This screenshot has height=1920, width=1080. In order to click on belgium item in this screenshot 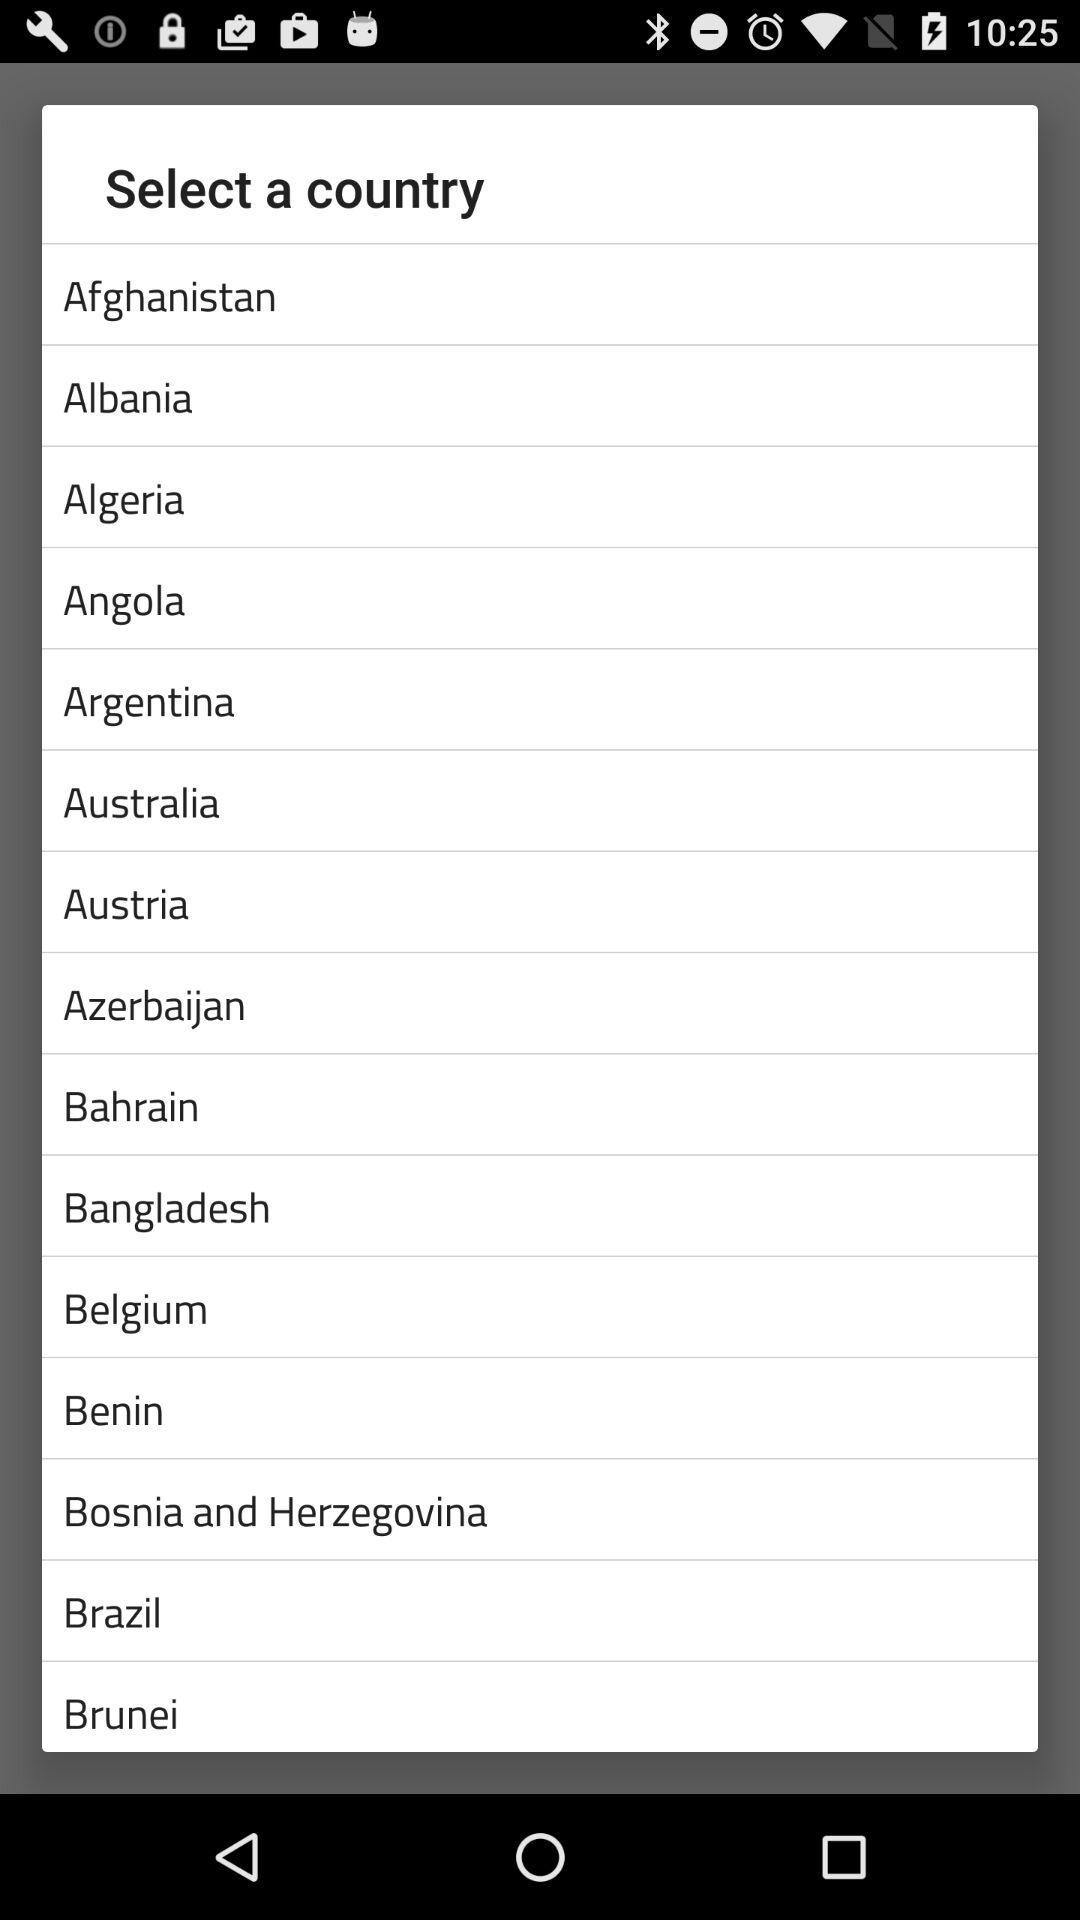, I will do `click(540, 1306)`.